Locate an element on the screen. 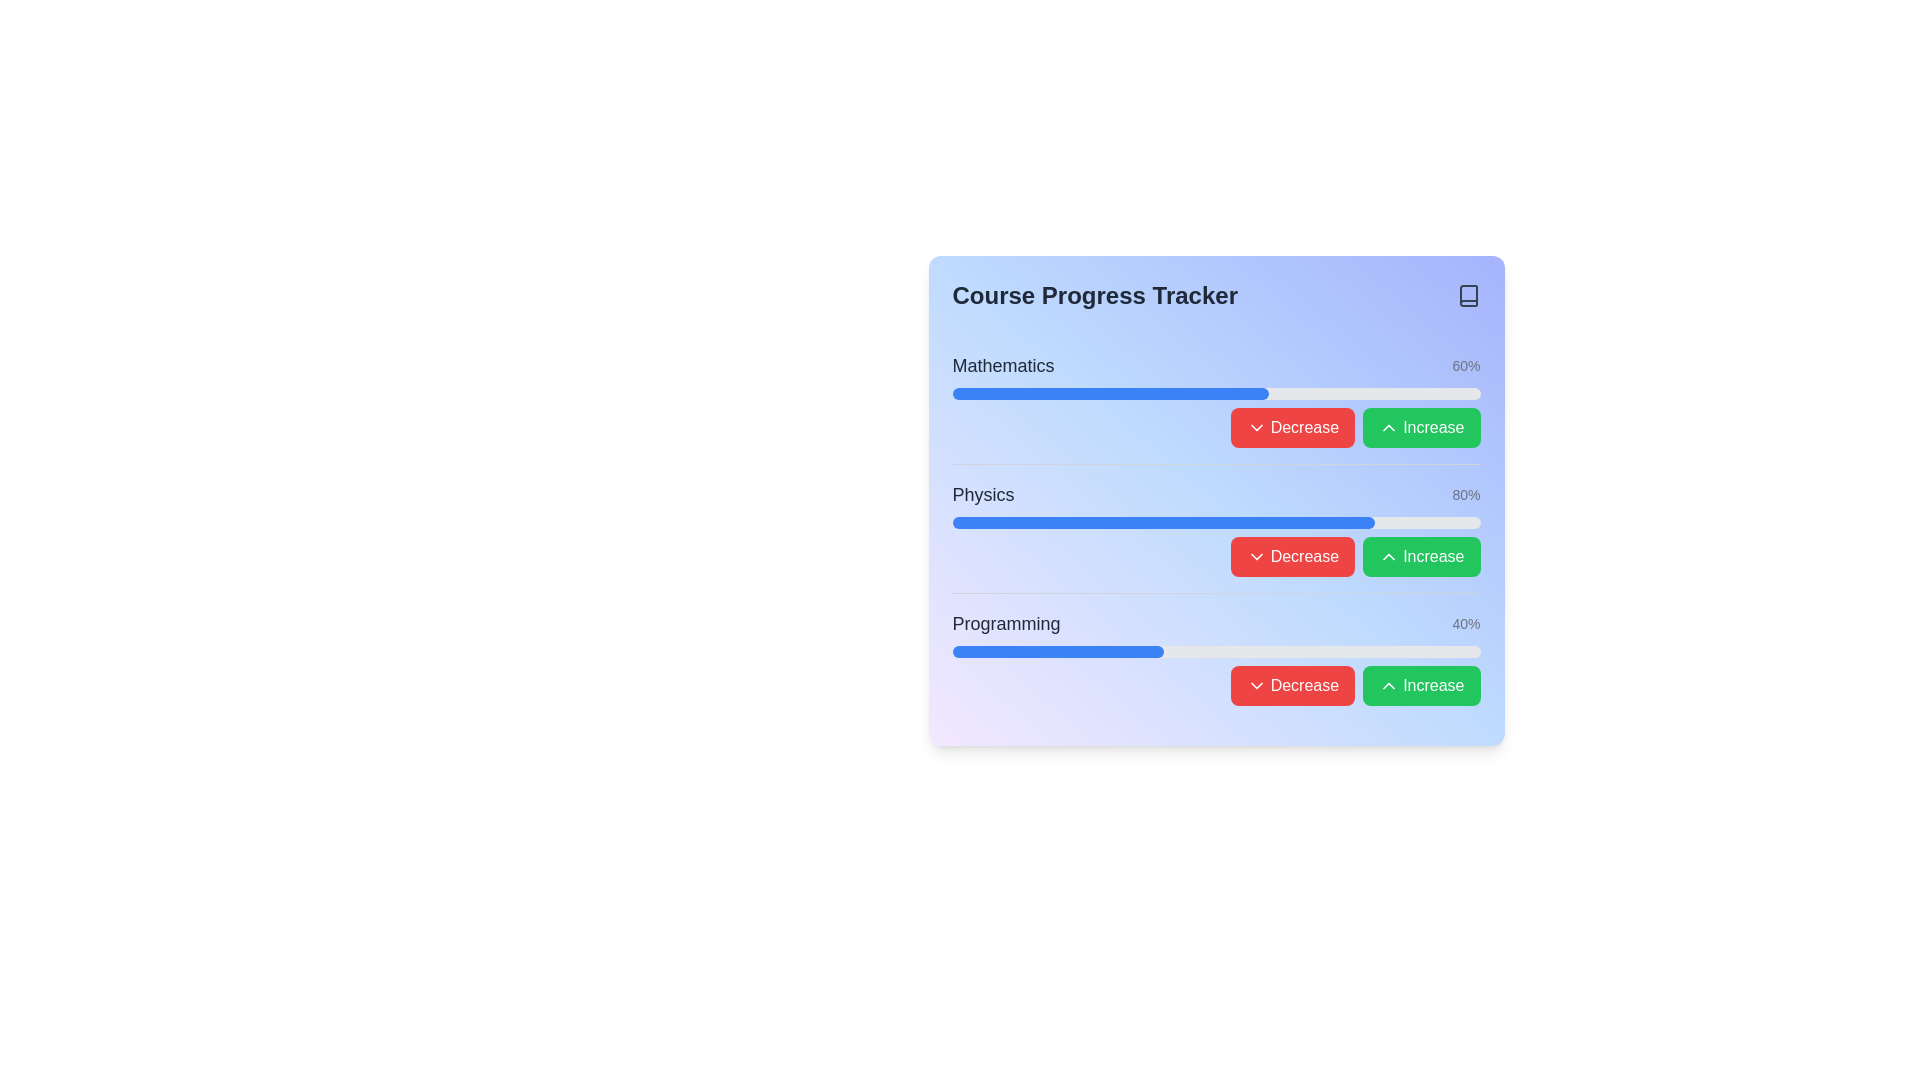 This screenshot has height=1080, width=1920. the small book icon with a dark gray outline located at the top-right of the 'Course Progress Tracker' title text is located at coordinates (1468, 296).